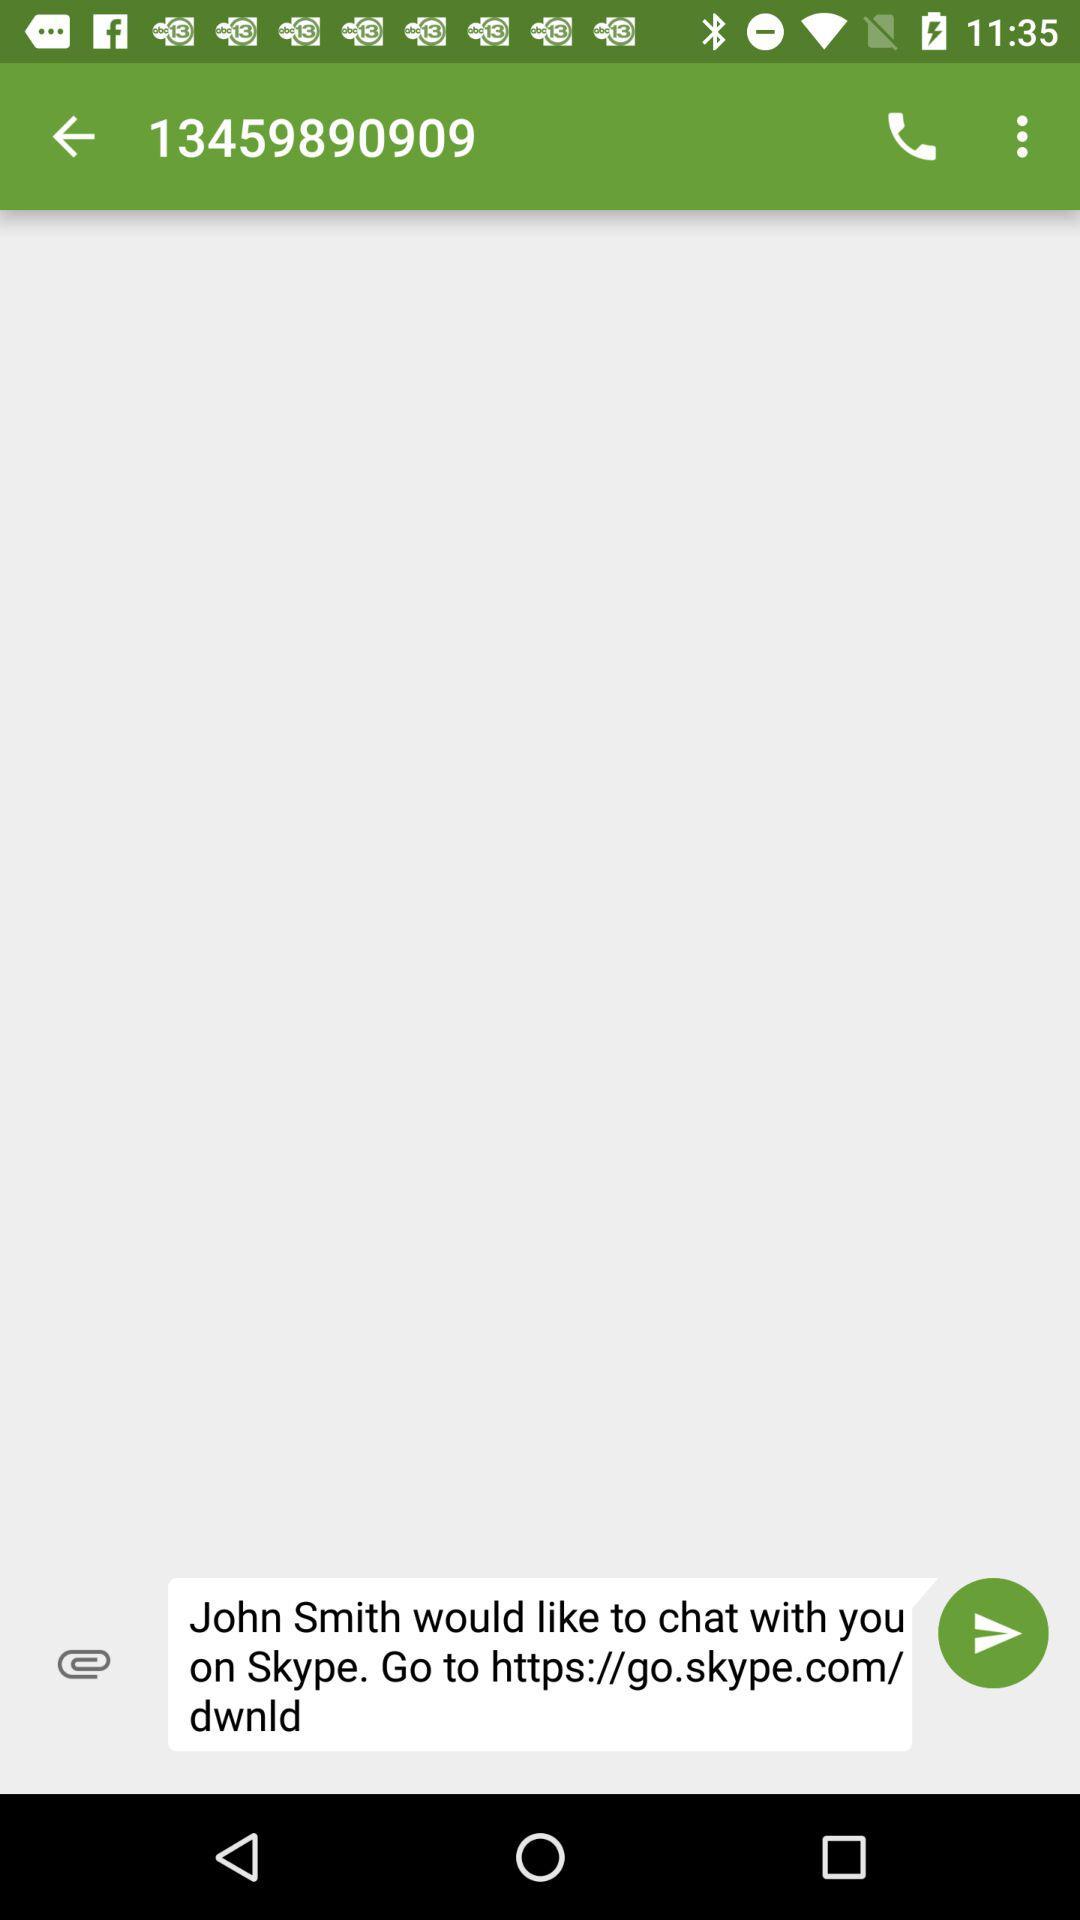  I want to click on item at the top left corner, so click(72, 135).